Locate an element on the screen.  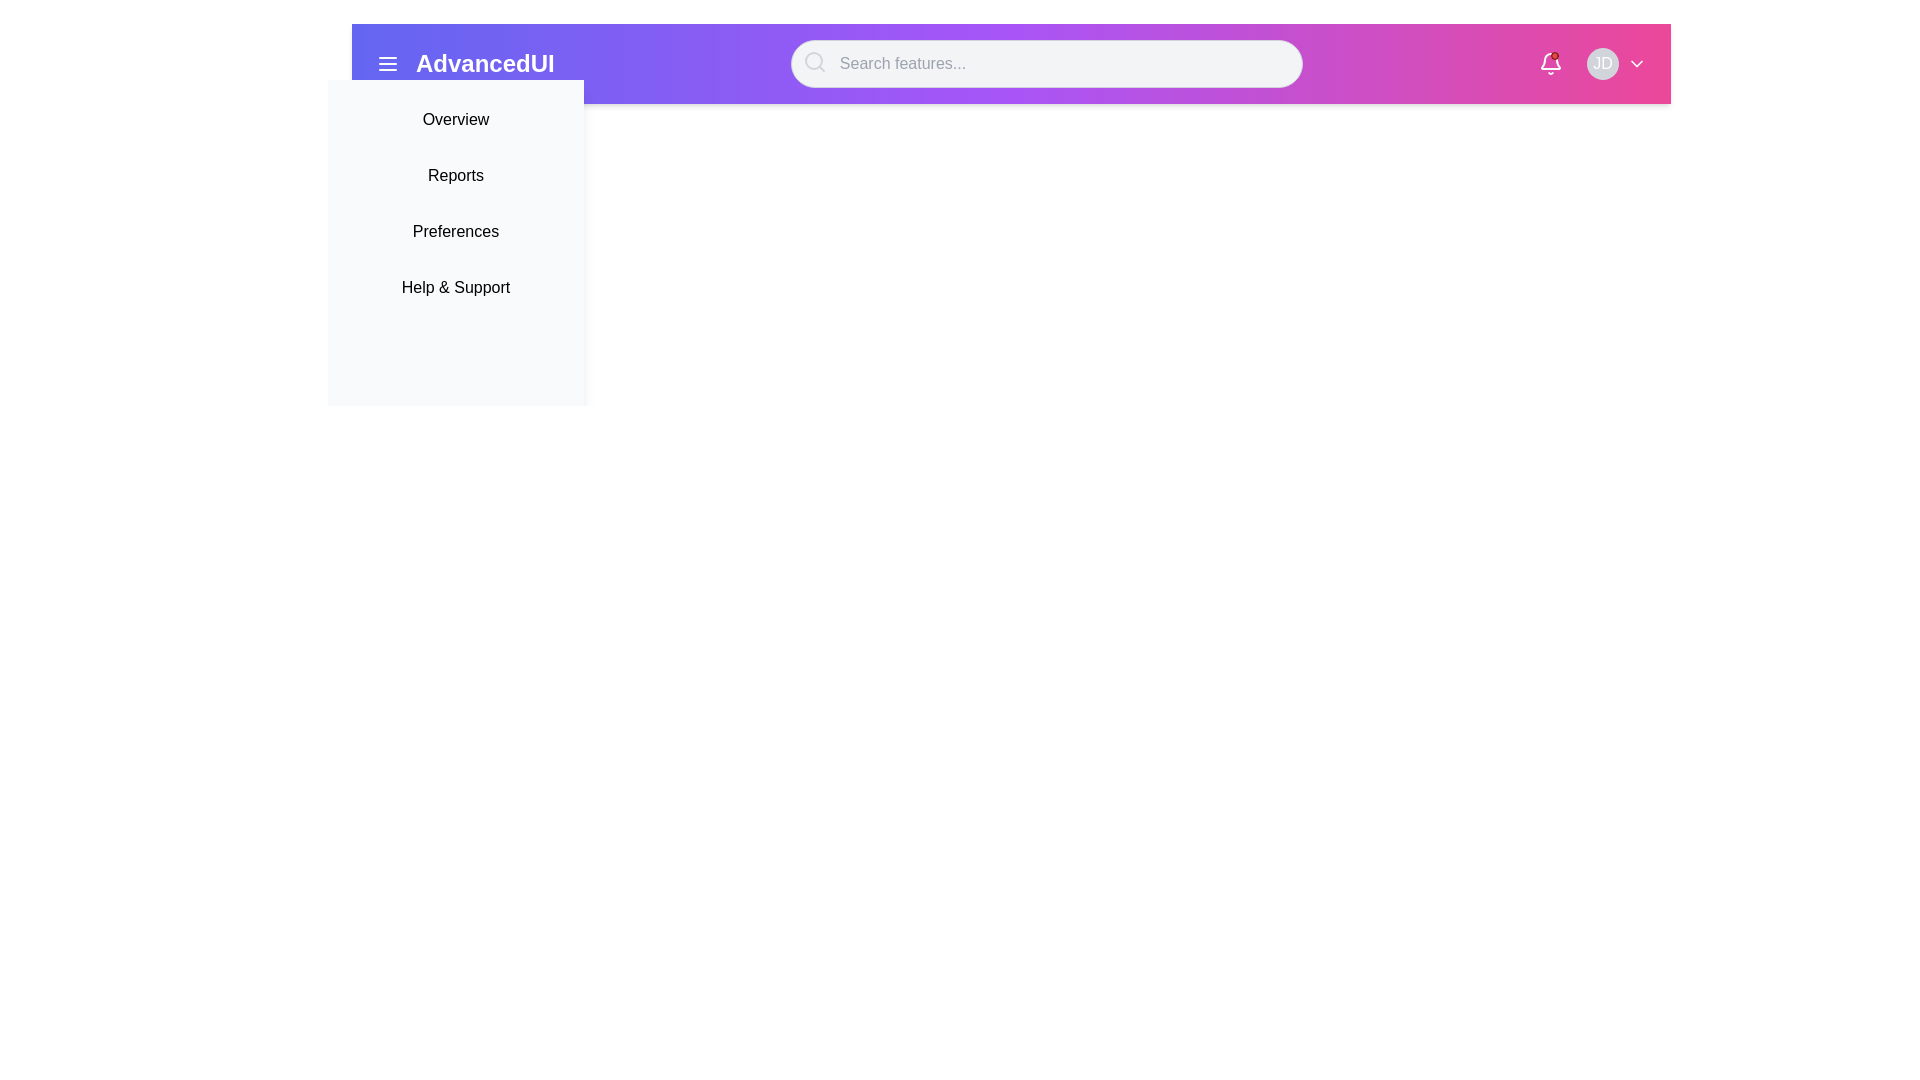
the bell icon representing notifications located in the upper-right corner of the interface for keyboard navigation is located at coordinates (1549, 60).